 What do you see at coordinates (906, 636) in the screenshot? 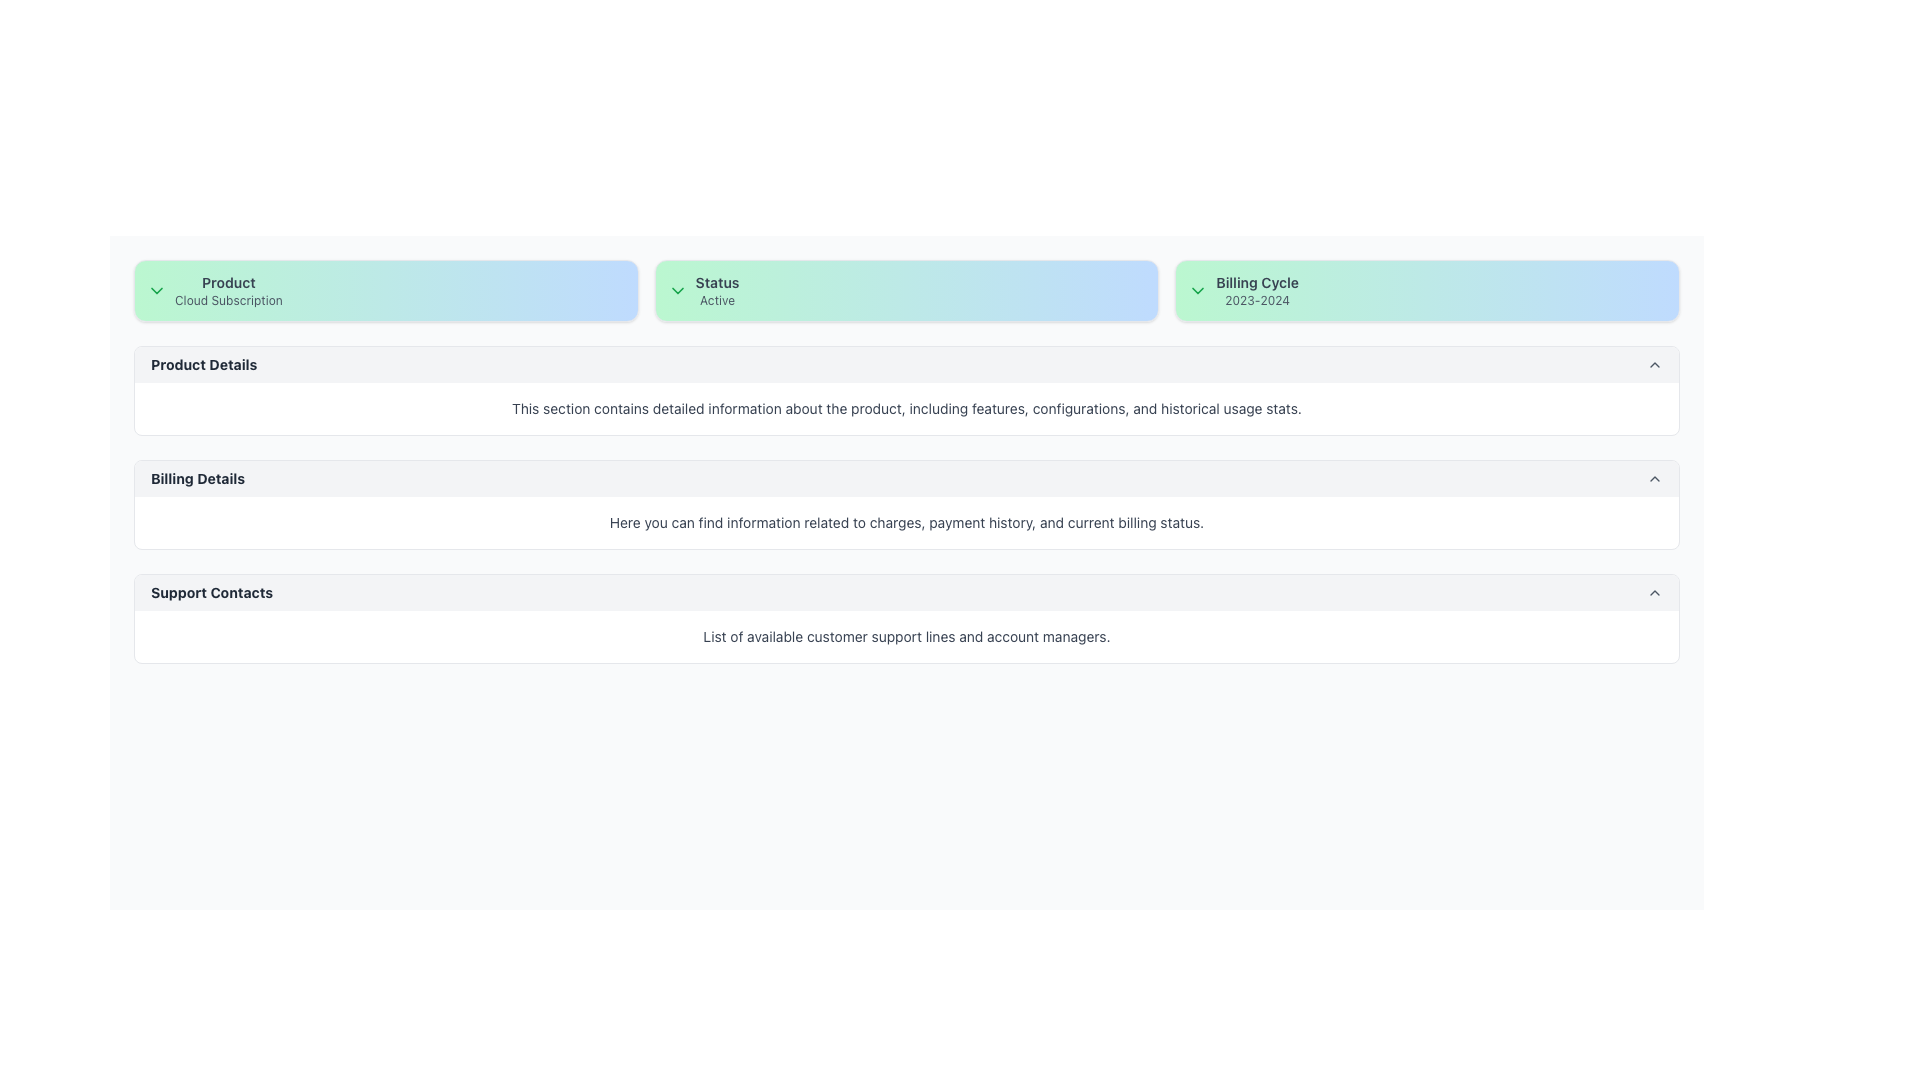
I see `the static text label that reads 'List of available customer support lines and account managers.', which is centrally aligned beneath the header 'Support Contacts'` at bounding box center [906, 636].